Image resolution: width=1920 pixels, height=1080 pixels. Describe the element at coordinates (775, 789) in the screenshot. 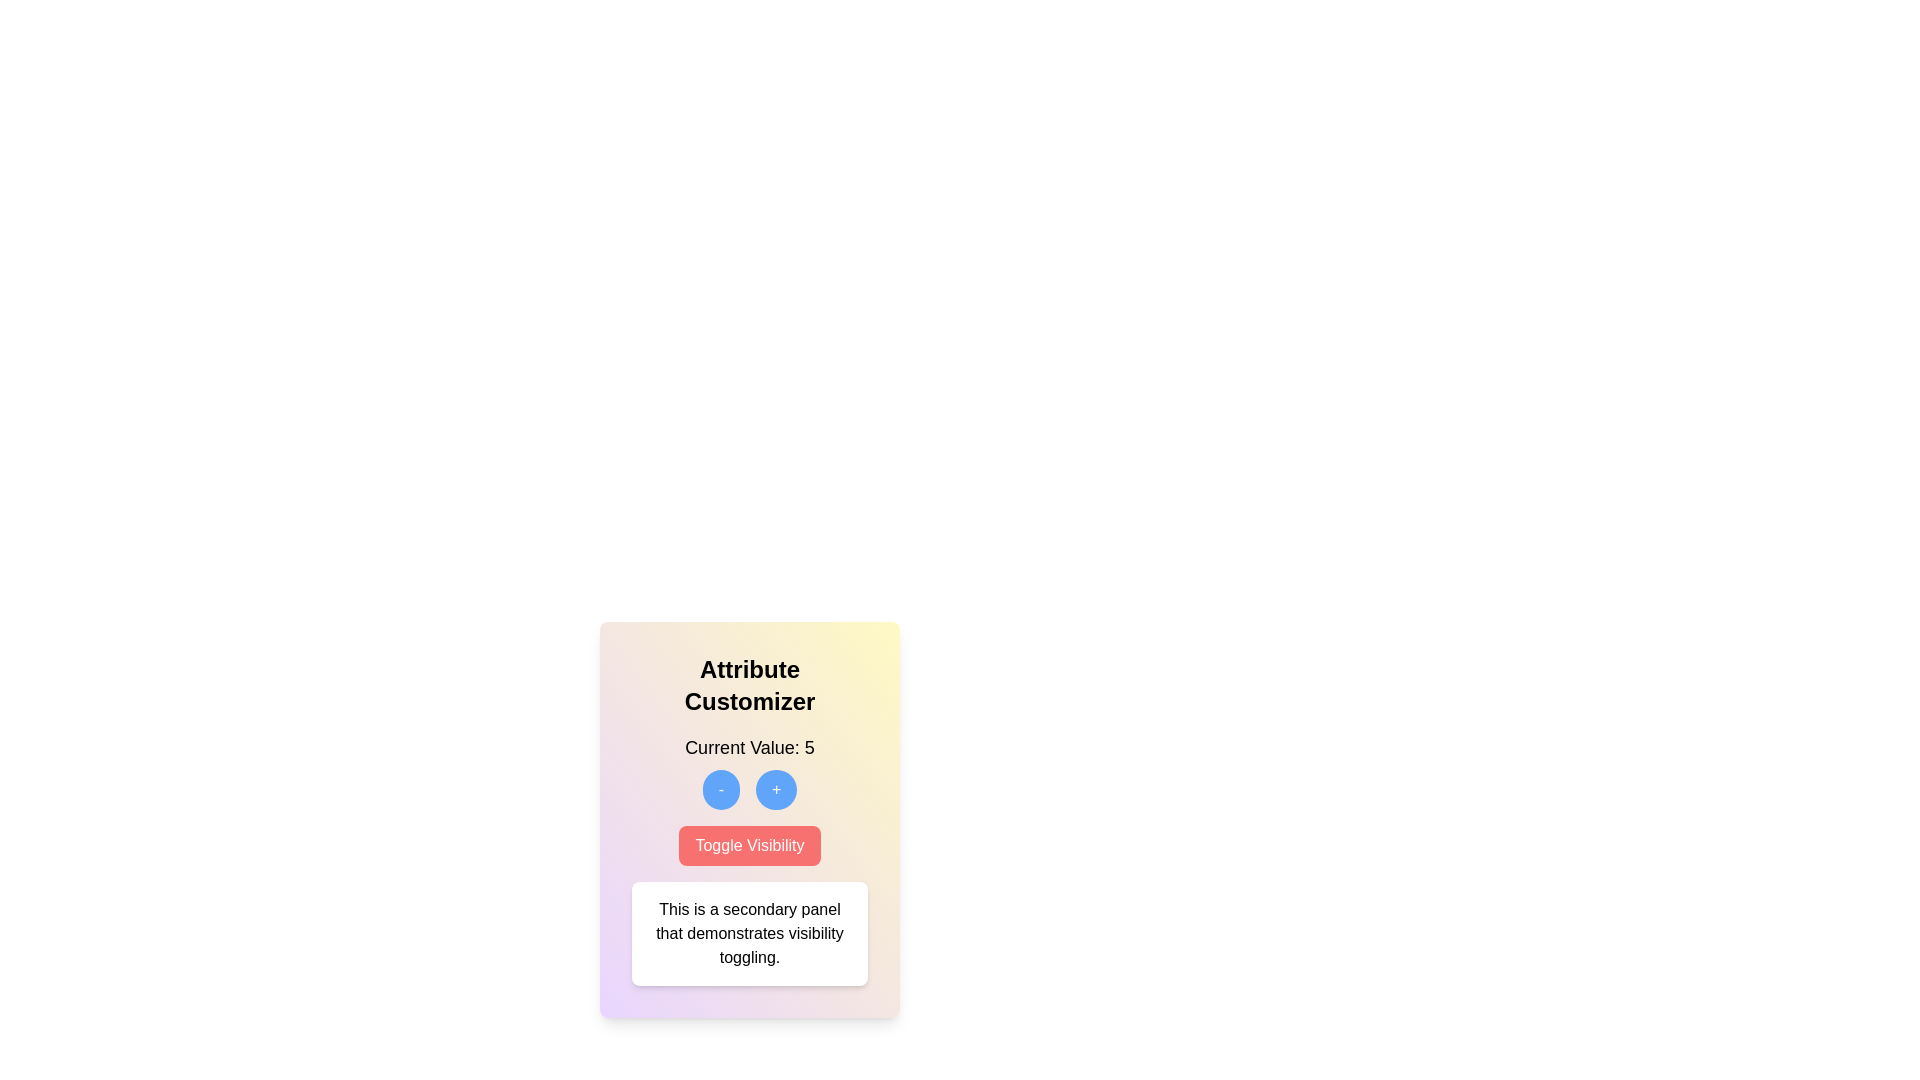

I see `the '+' button located to the right of the '-' button, below the text 'Current Value: 5', to increase the value` at that location.